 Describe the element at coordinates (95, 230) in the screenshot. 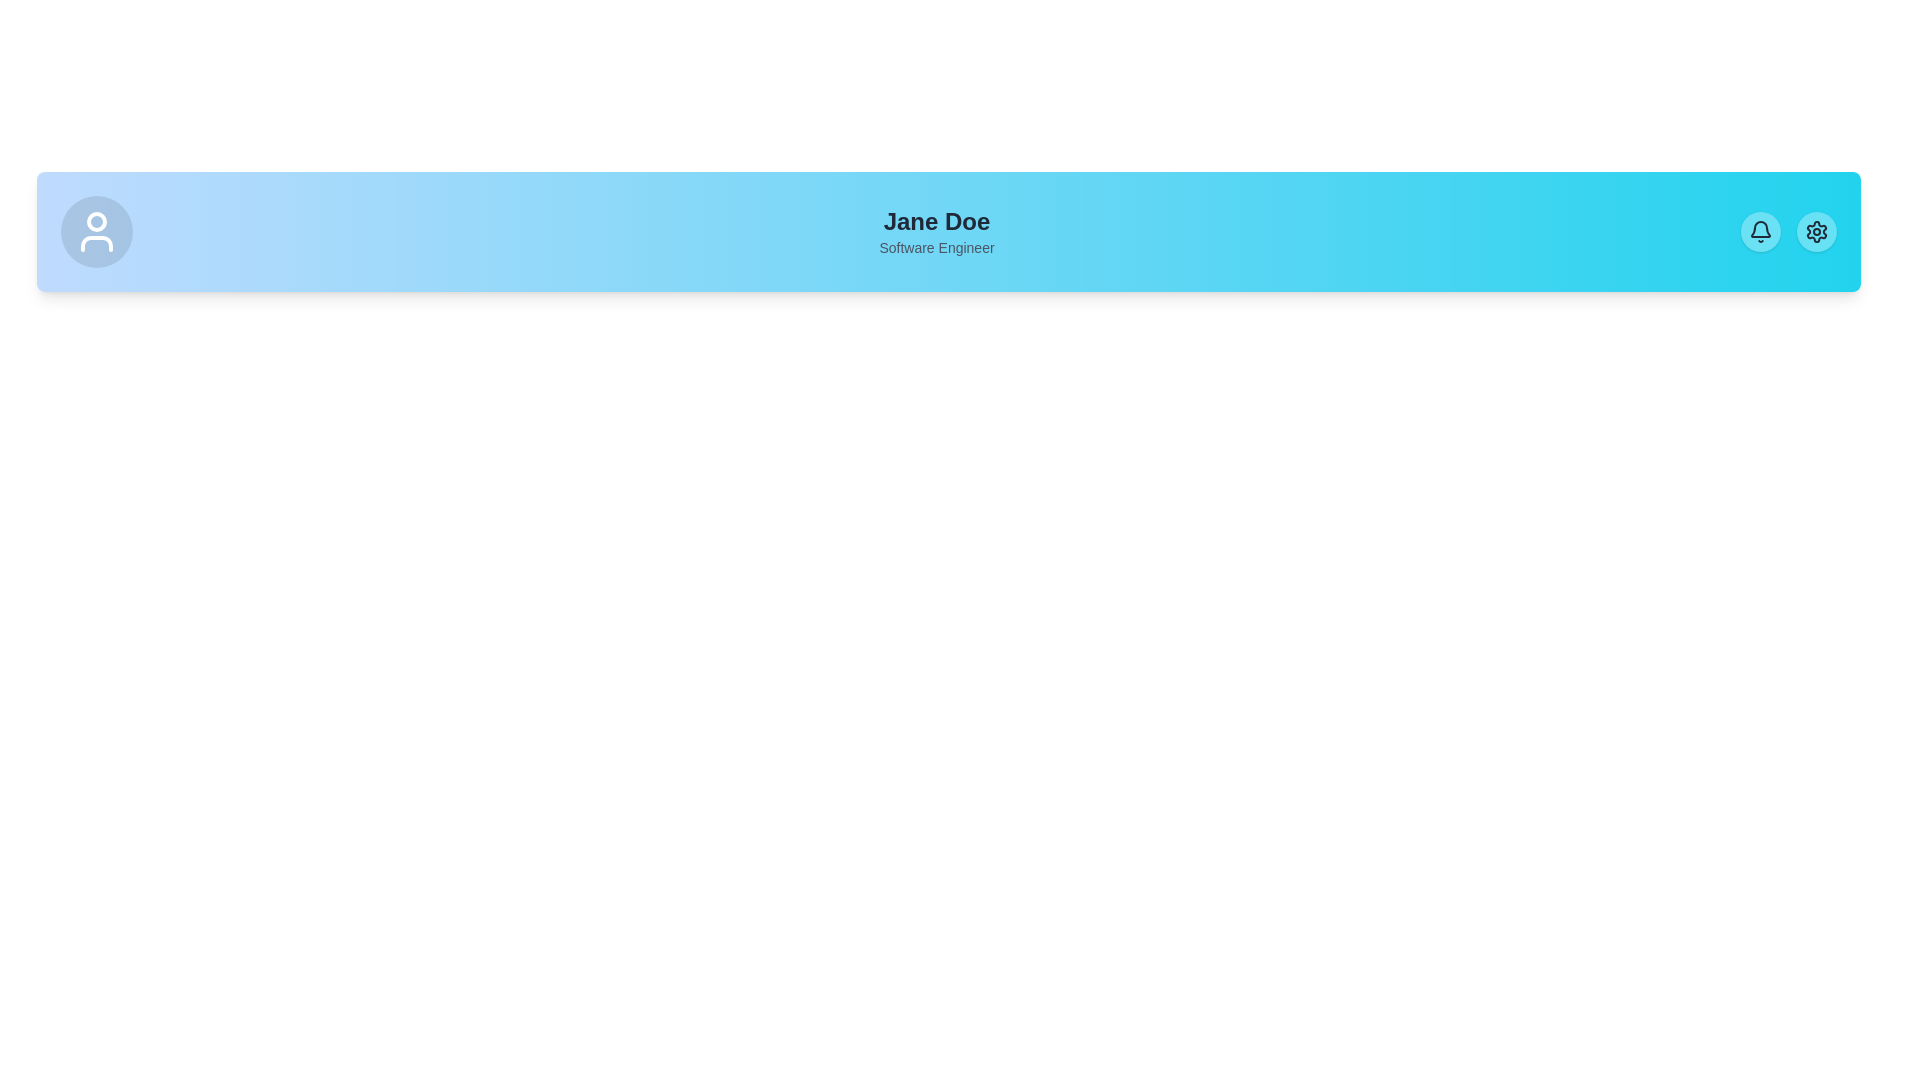

I see `the Avatar Component, which is a circular user profile icon positioned at the left end of the banner` at that location.